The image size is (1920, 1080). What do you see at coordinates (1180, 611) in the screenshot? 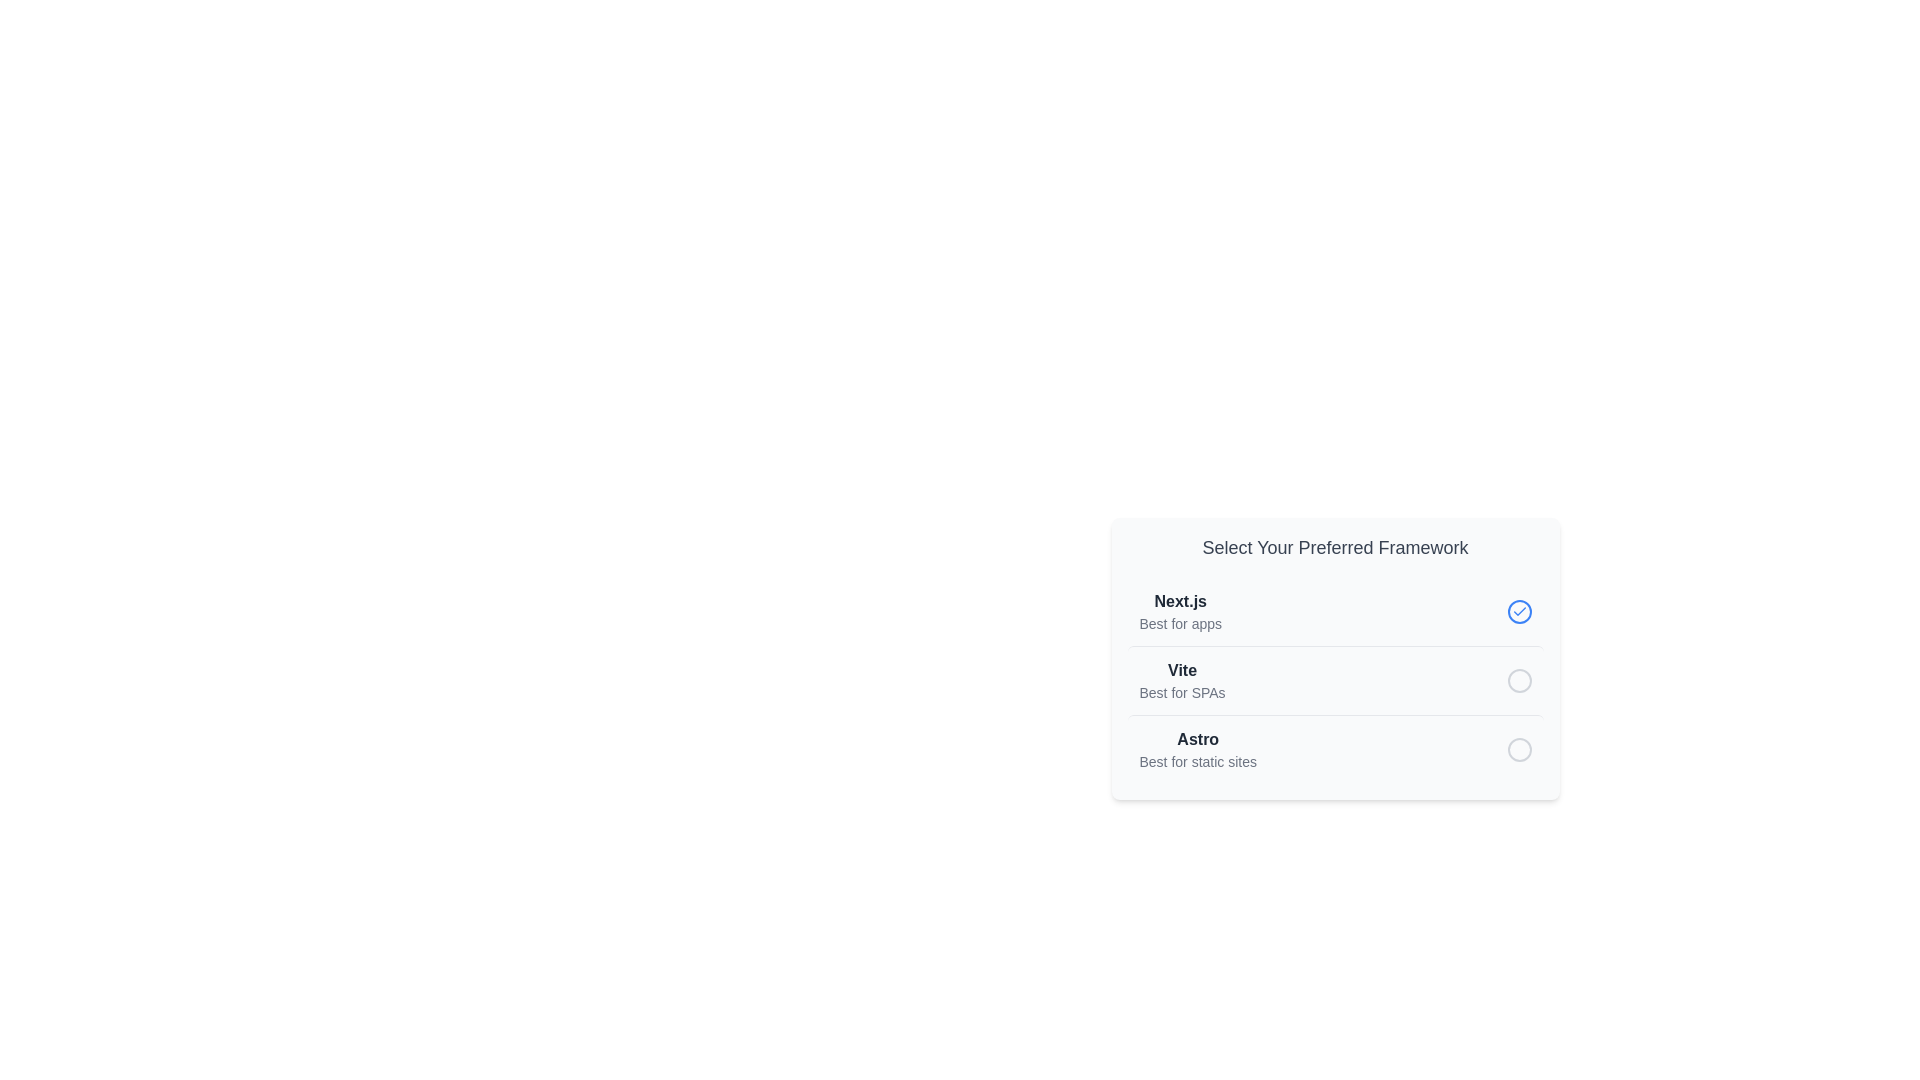
I see `the informative text block displaying the name and description of the 'Next.js' framework, which is located within the top option of the framework choices` at bounding box center [1180, 611].